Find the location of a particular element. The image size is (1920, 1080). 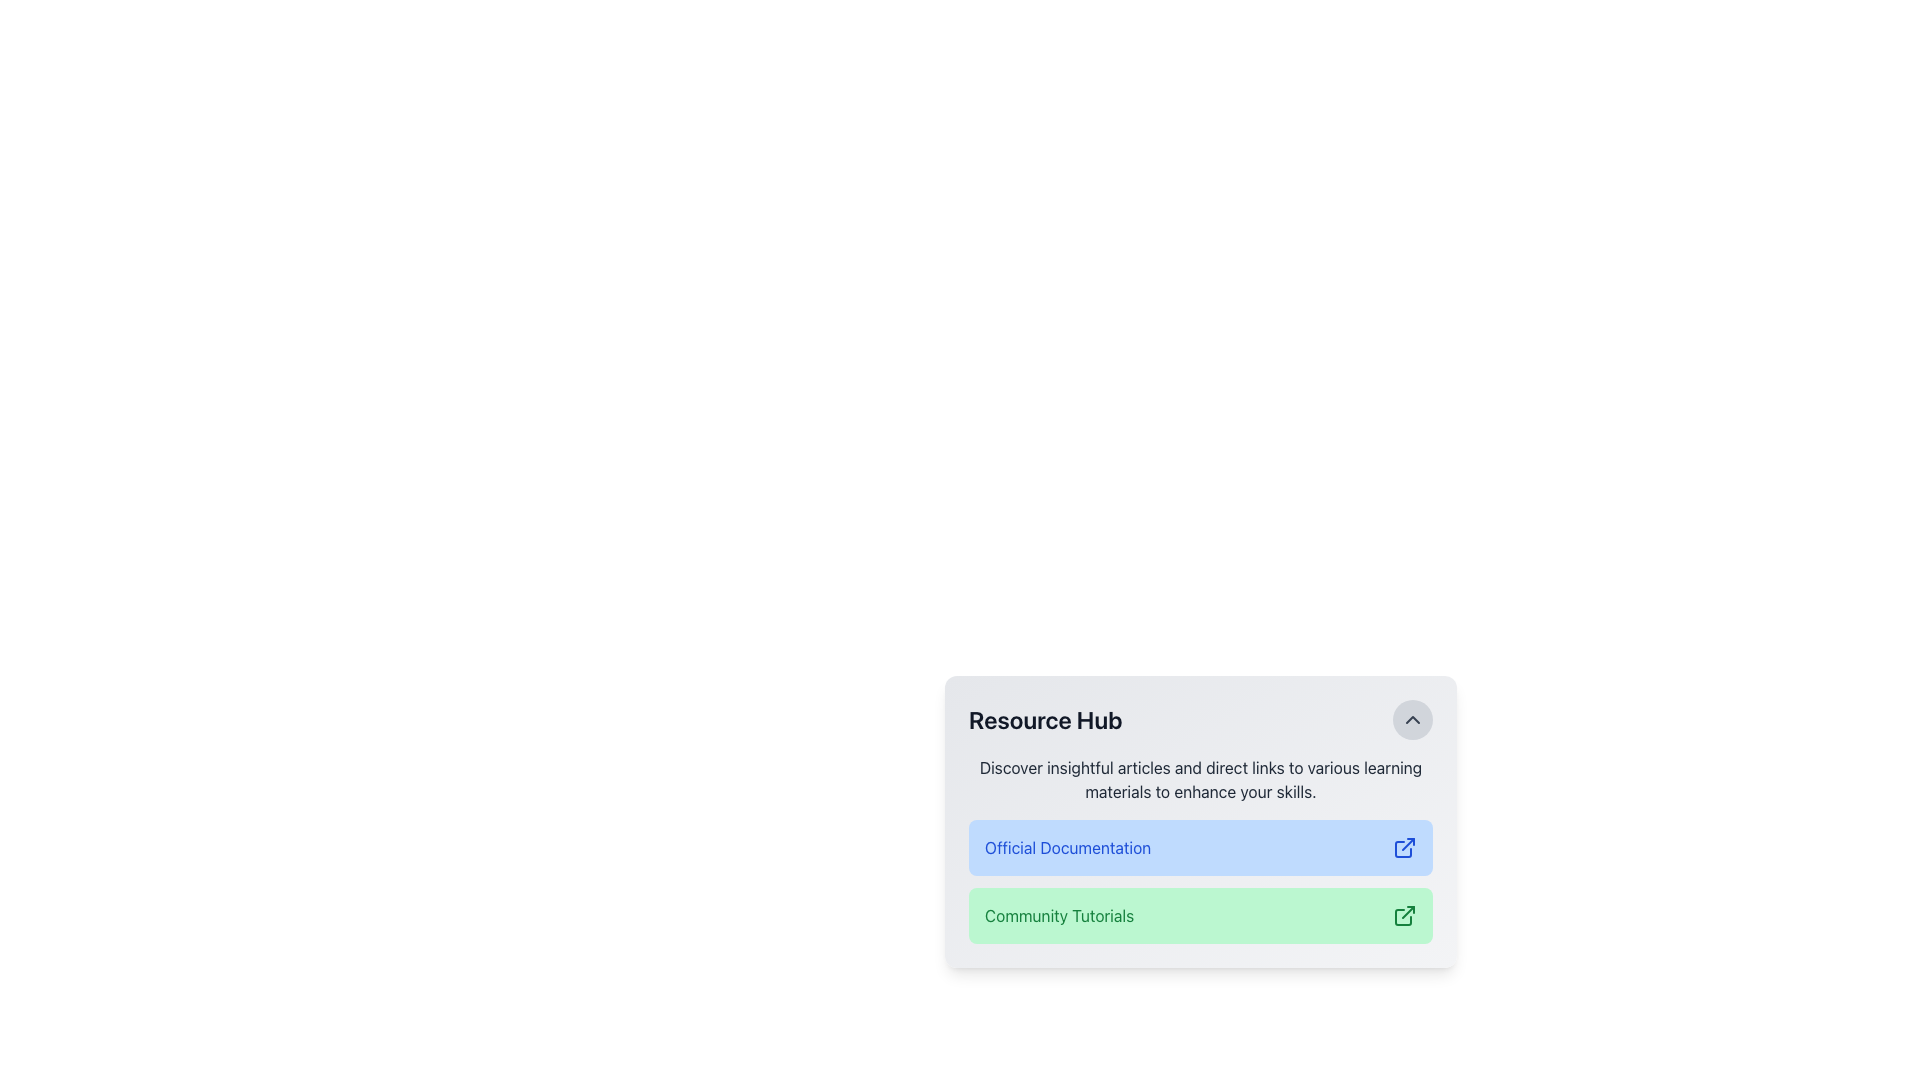

the bottom component of the grouped icon set that is part of the link-related graphic, located at the bottom-right of the 'Community Tutorials' button is located at coordinates (1402, 917).